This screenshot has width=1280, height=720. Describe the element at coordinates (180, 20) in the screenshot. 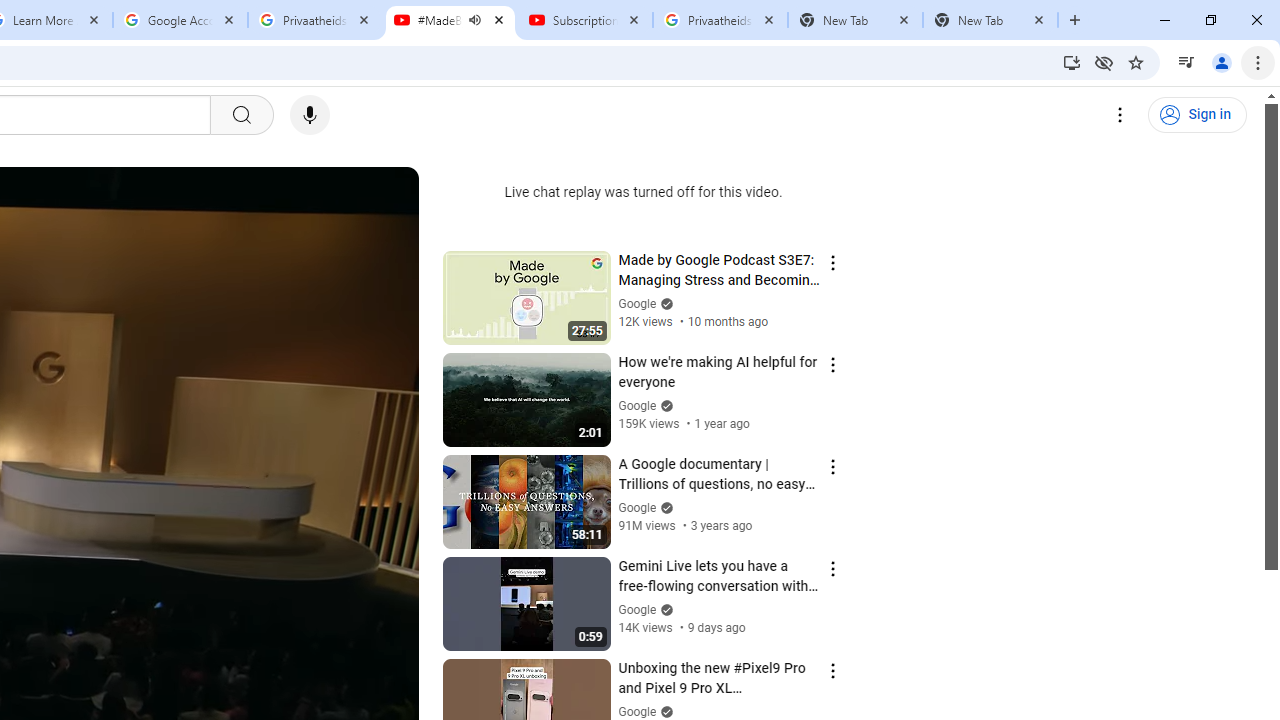

I see `'Google Account'` at that location.